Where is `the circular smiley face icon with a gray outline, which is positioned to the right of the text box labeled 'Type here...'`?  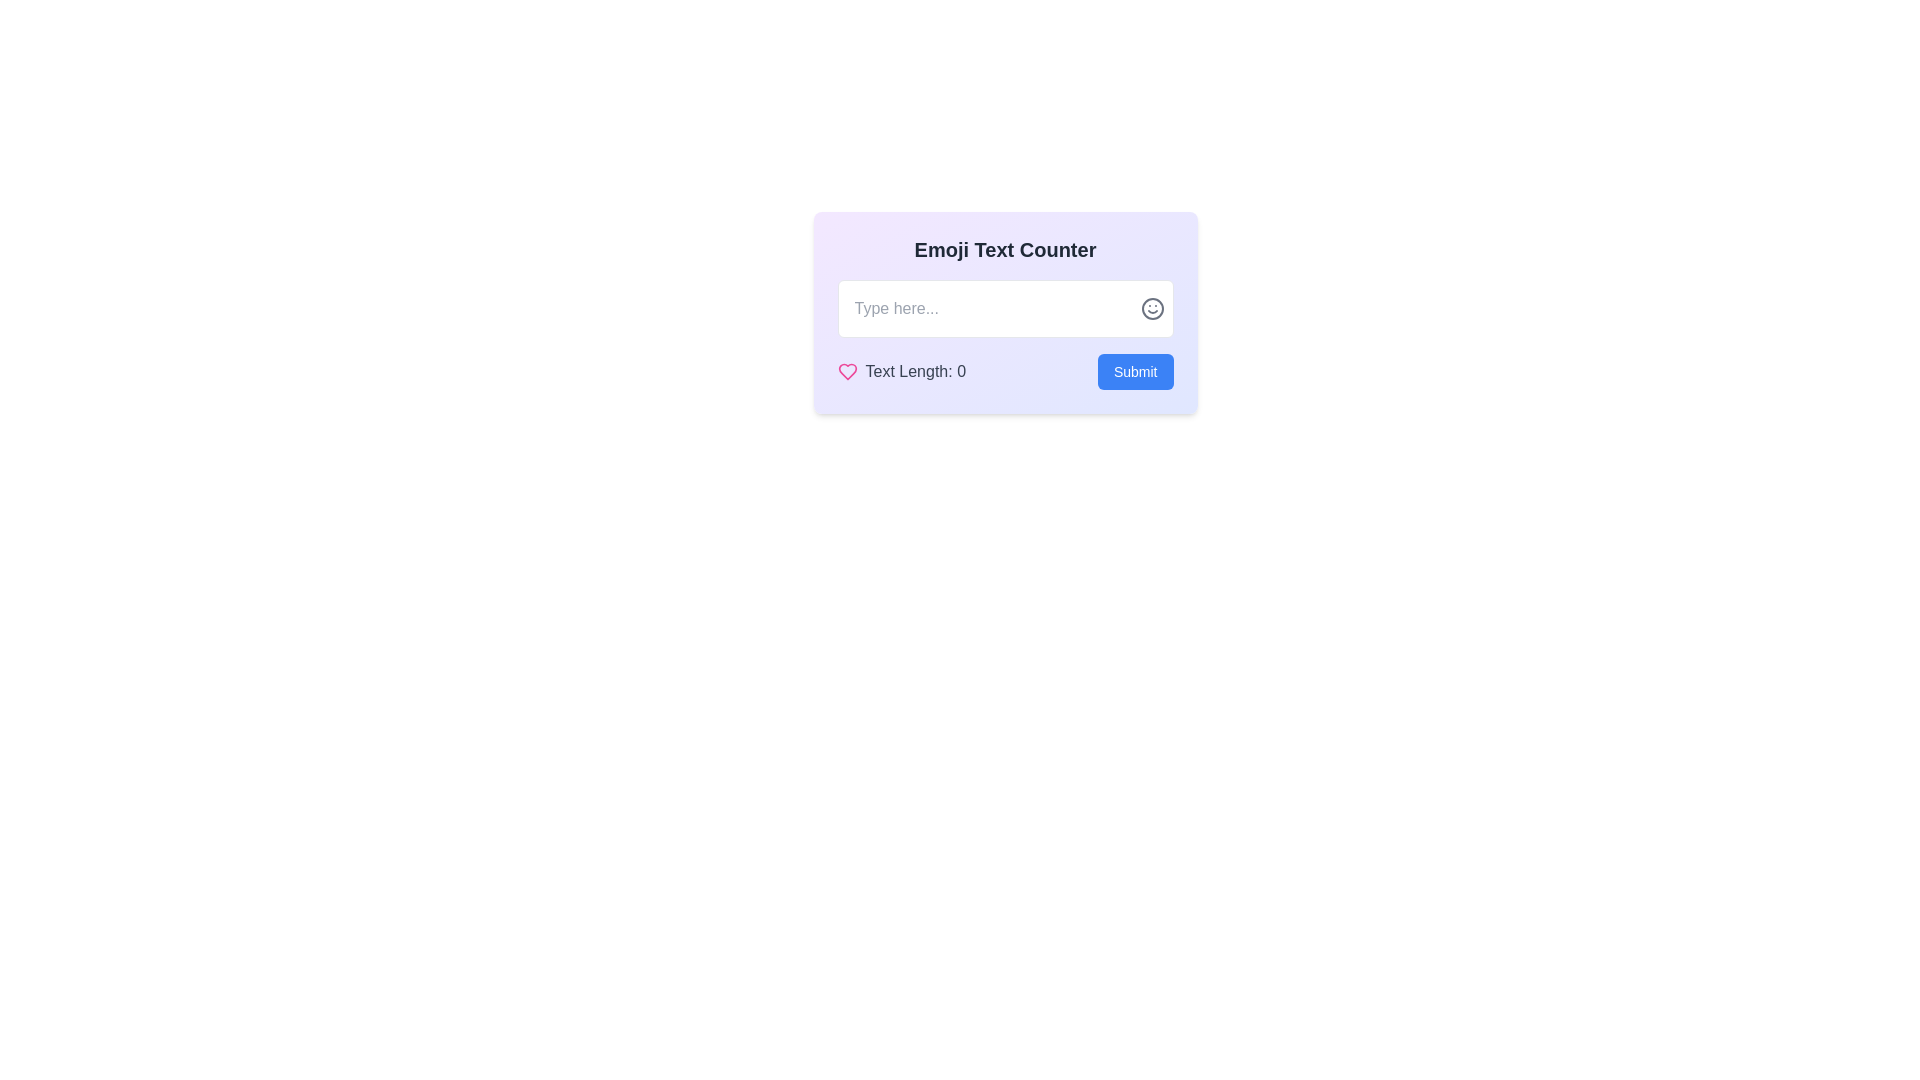
the circular smiley face icon with a gray outline, which is positioned to the right of the text box labeled 'Type here...' is located at coordinates (1152, 308).